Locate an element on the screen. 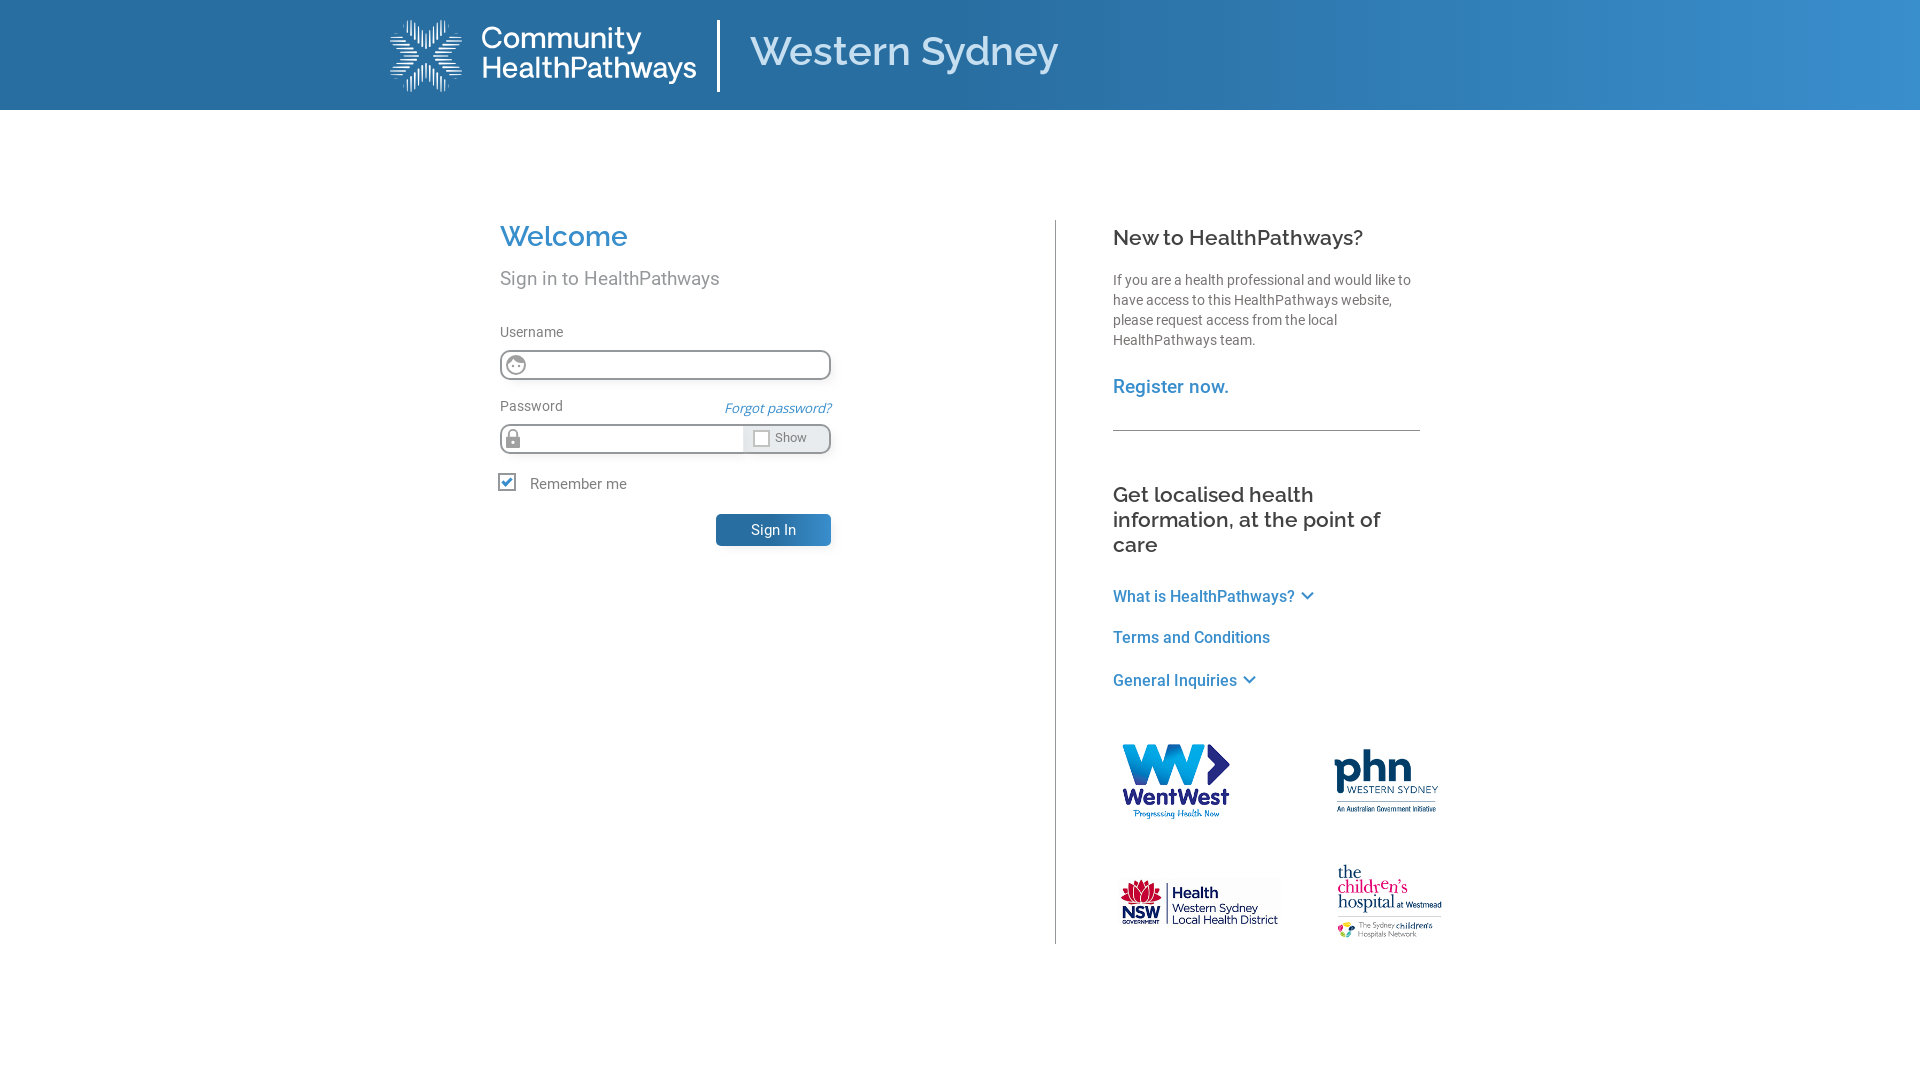 The image size is (1920, 1080). 'What is HealthPathways?expand_more' is located at coordinates (1215, 595).